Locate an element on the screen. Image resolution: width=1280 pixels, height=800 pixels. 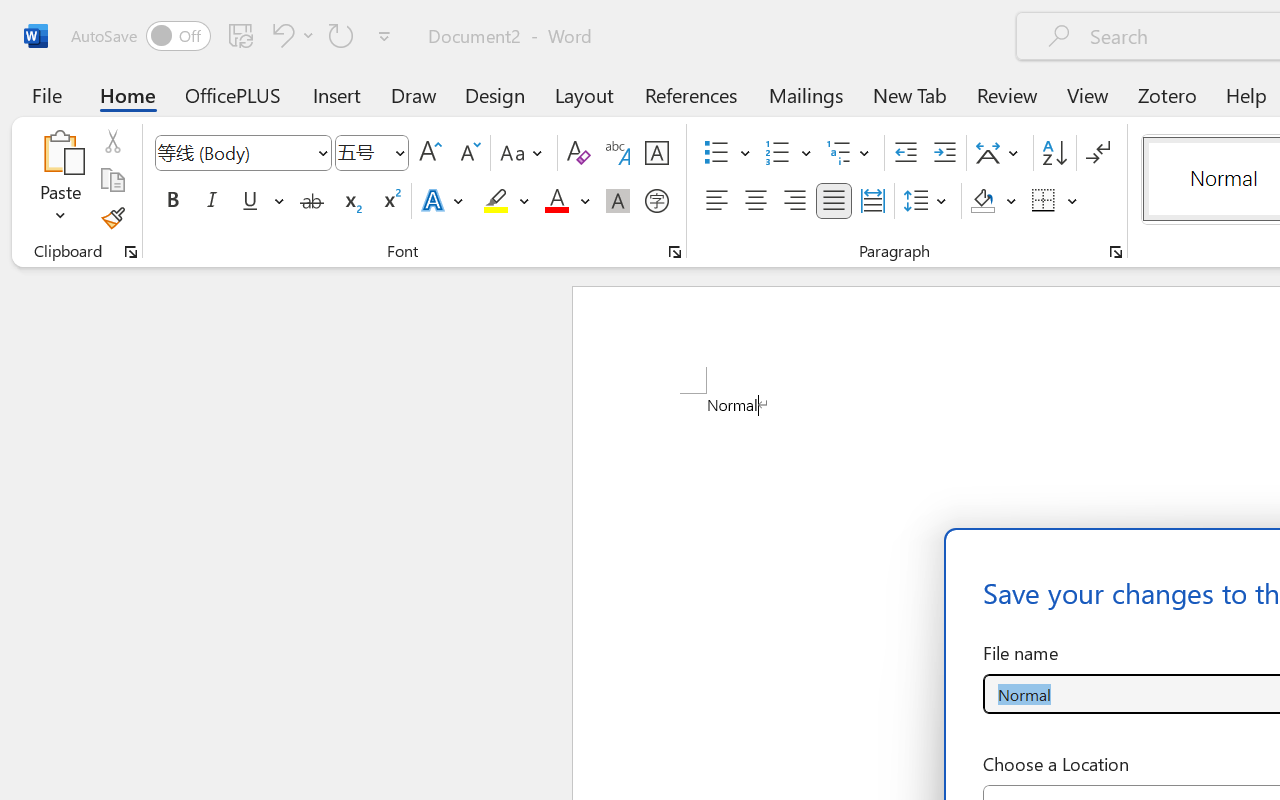
'Decrease Indent' is located at coordinates (905, 153).